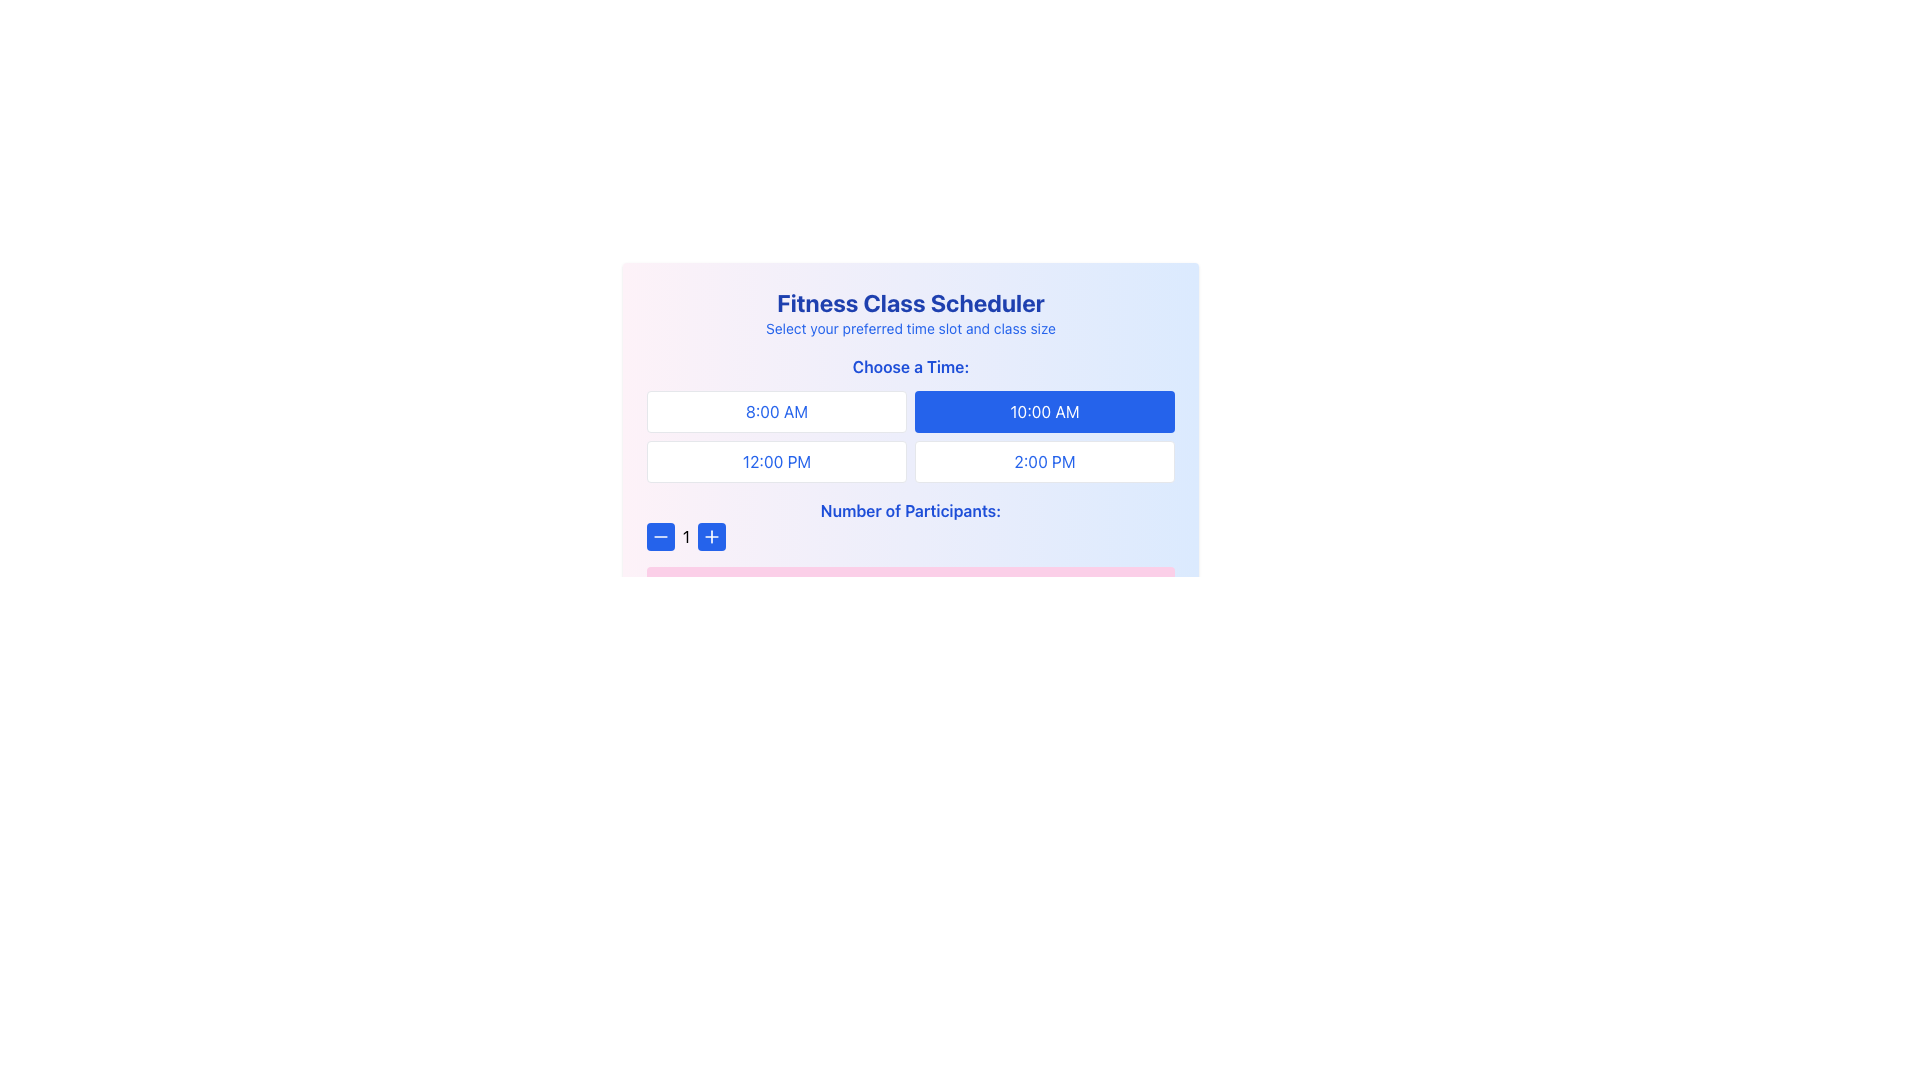  I want to click on the button for selecting the time slot (2:00 PM) located in the bottom-right cell of the grid under the 'Choose a Time:' heading, so click(1044, 462).